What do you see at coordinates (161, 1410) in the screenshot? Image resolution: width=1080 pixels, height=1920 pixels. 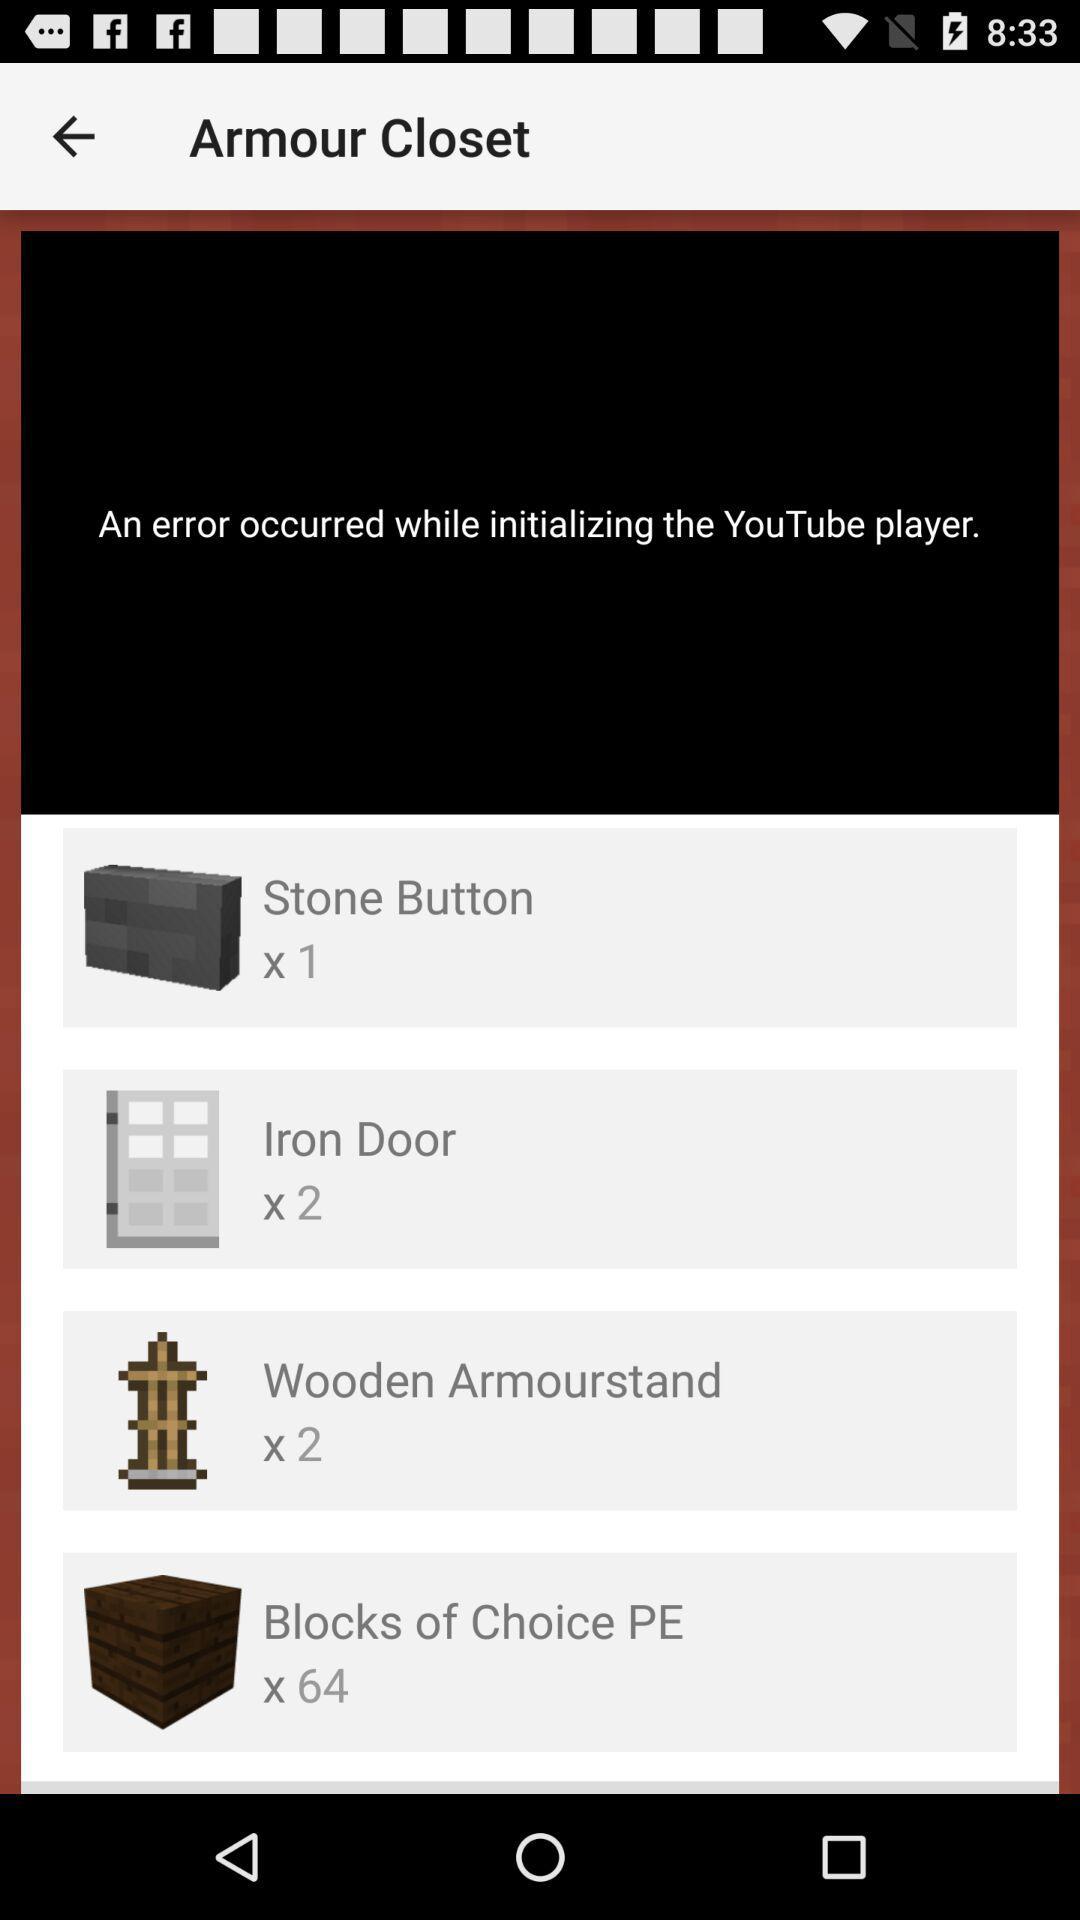 I see `the image left to the wooden armourstand` at bounding box center [161, 1410].